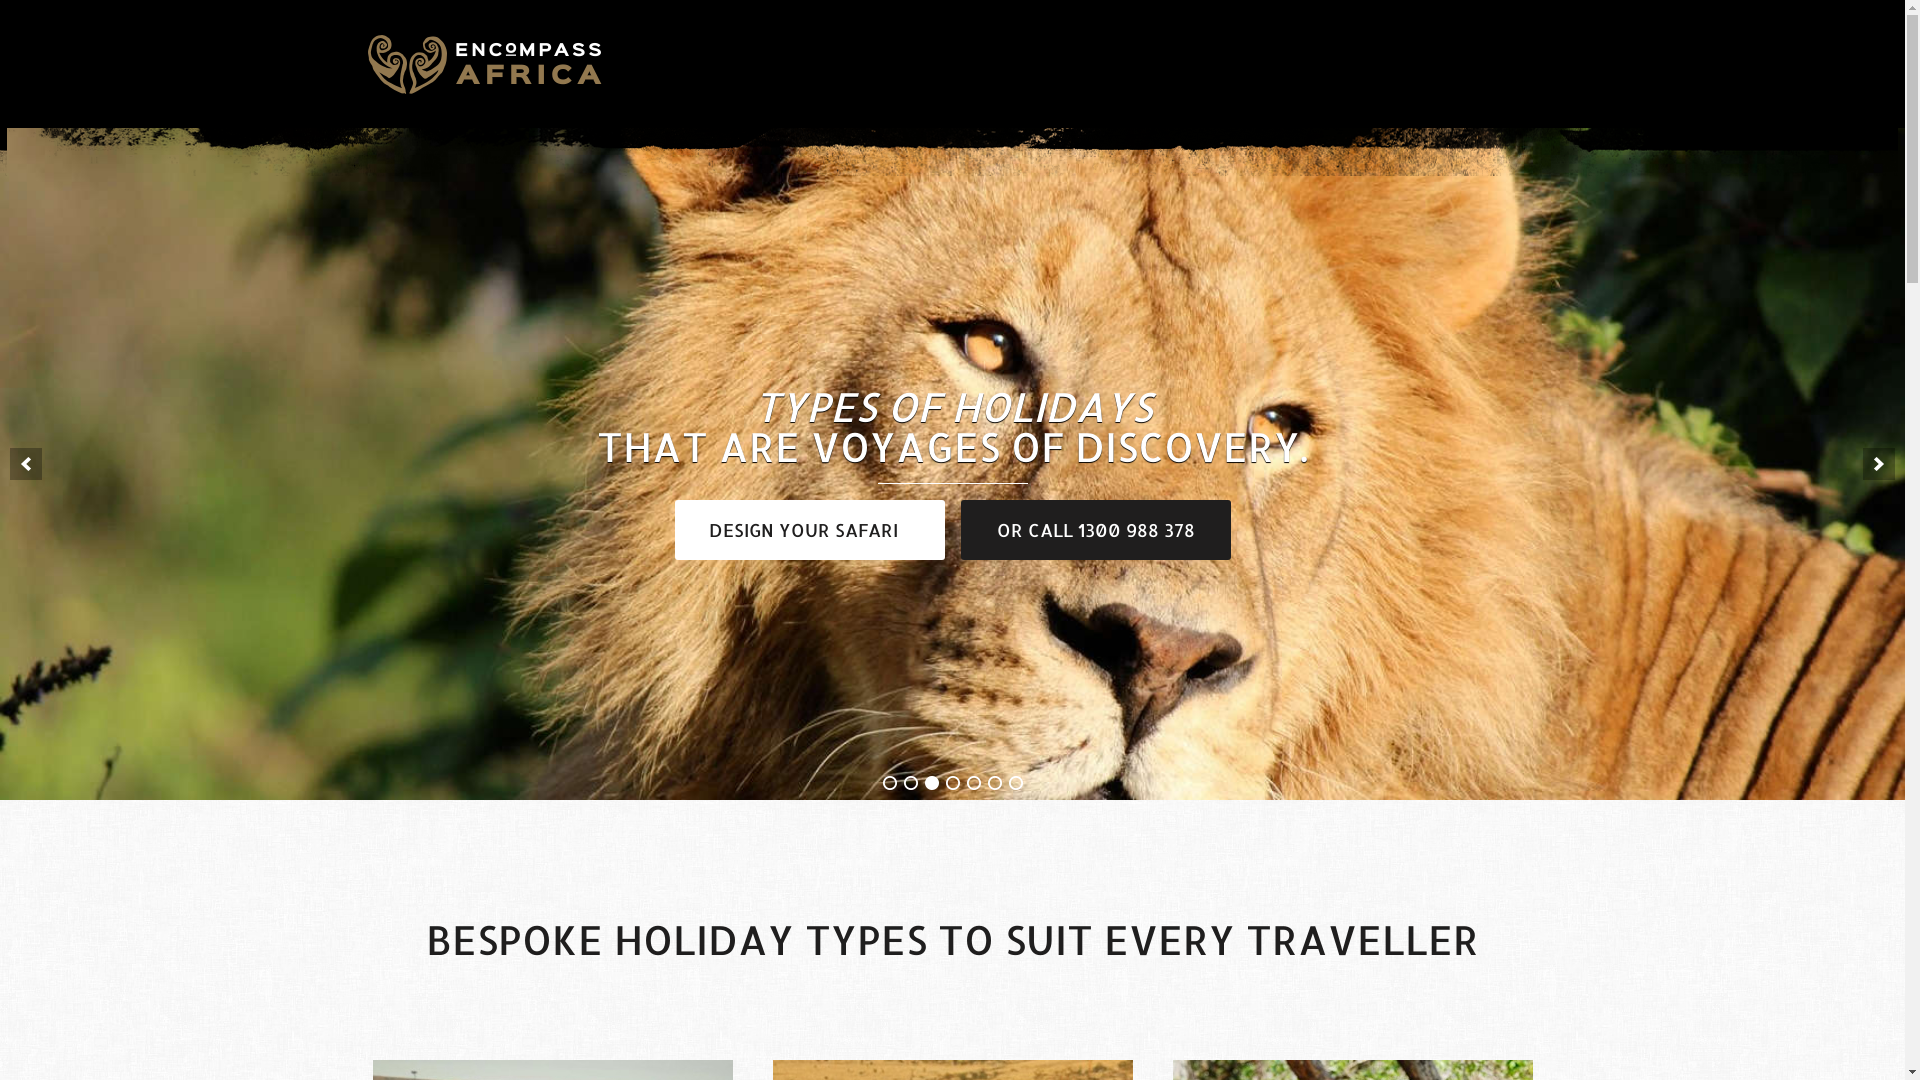 This screenshot has width=1920, height=1080. Describe the element at coordinates (484, 61) in the screenshot. I see `'Encompass Africa'` at that location.